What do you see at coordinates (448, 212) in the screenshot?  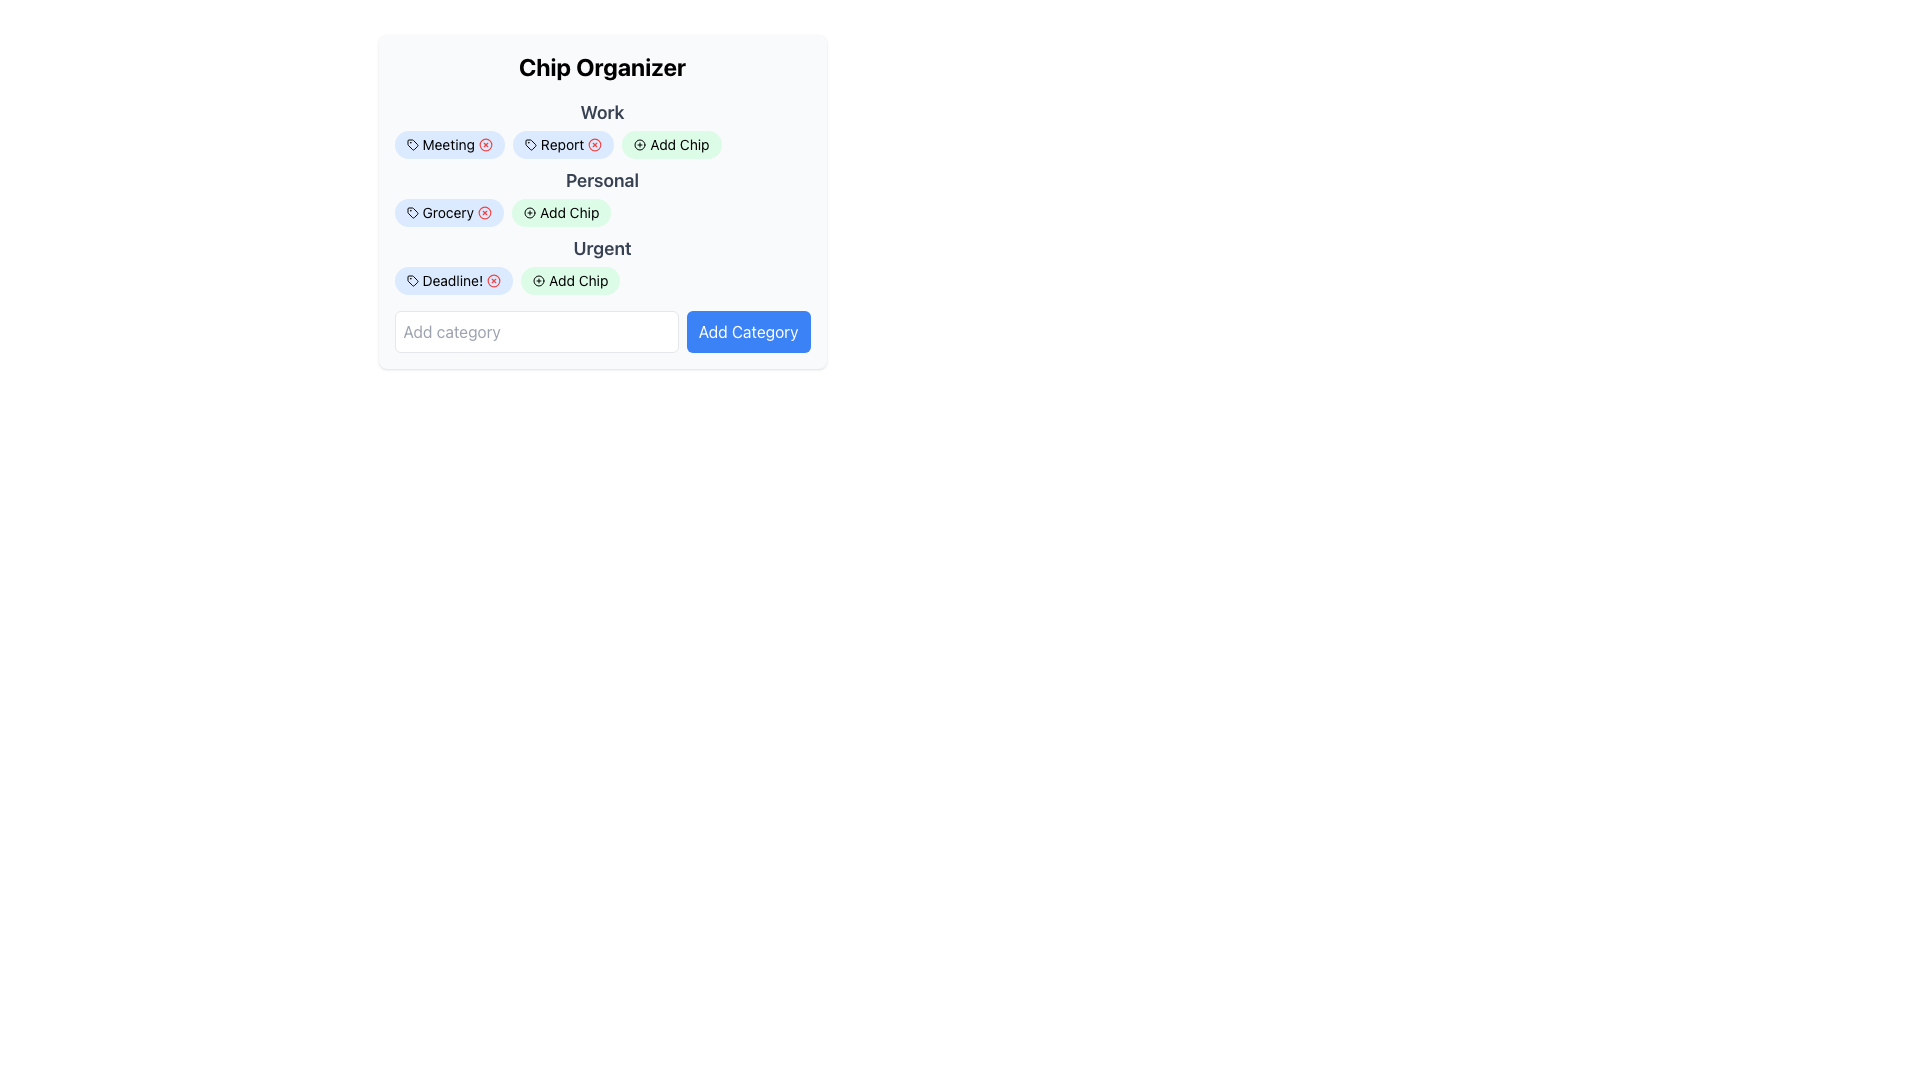 I see `the non-interactive Tag/Label in the 'Personal' section of the 'Chip Organizer', positioned to the left of the 'Add Chip' button` at bounding box center [448, 212].